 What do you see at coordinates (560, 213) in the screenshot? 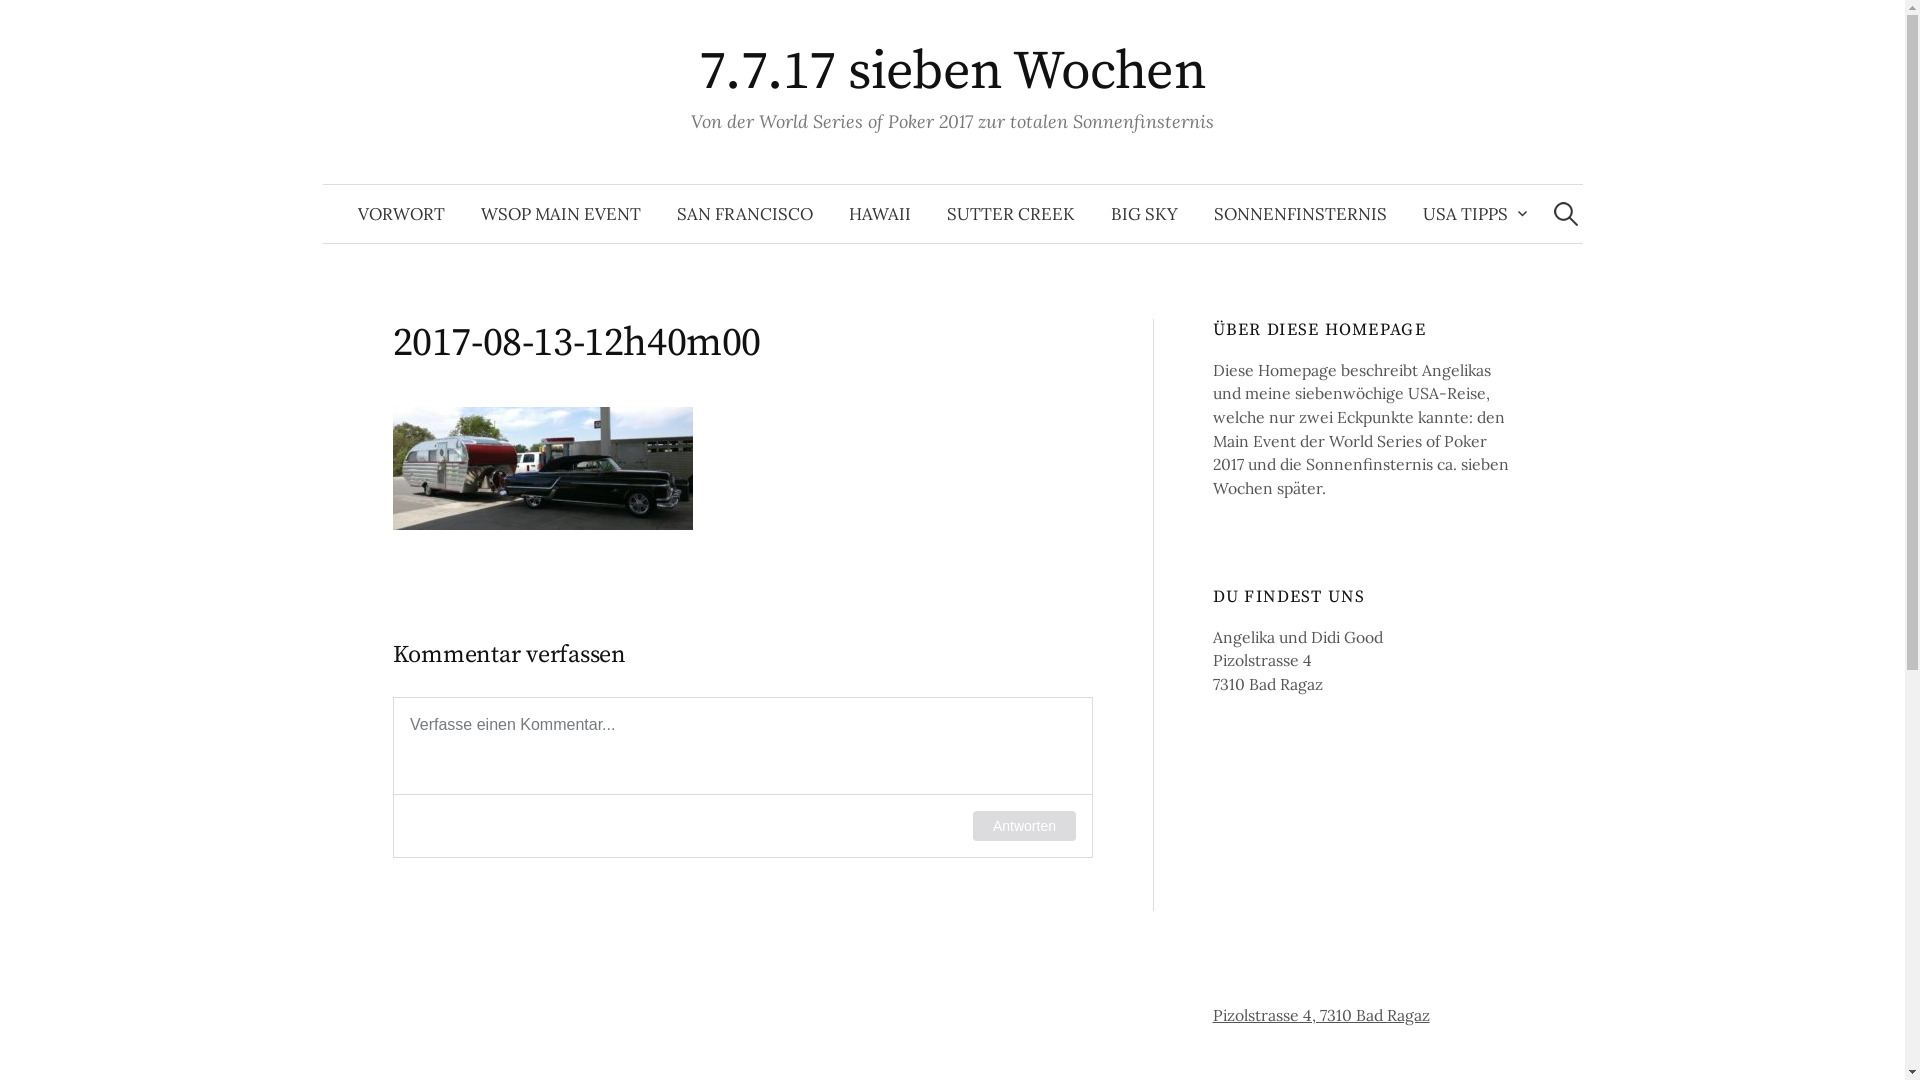
I see `'WSOP MAIN EVENT'` at bounding box center [560, 213].